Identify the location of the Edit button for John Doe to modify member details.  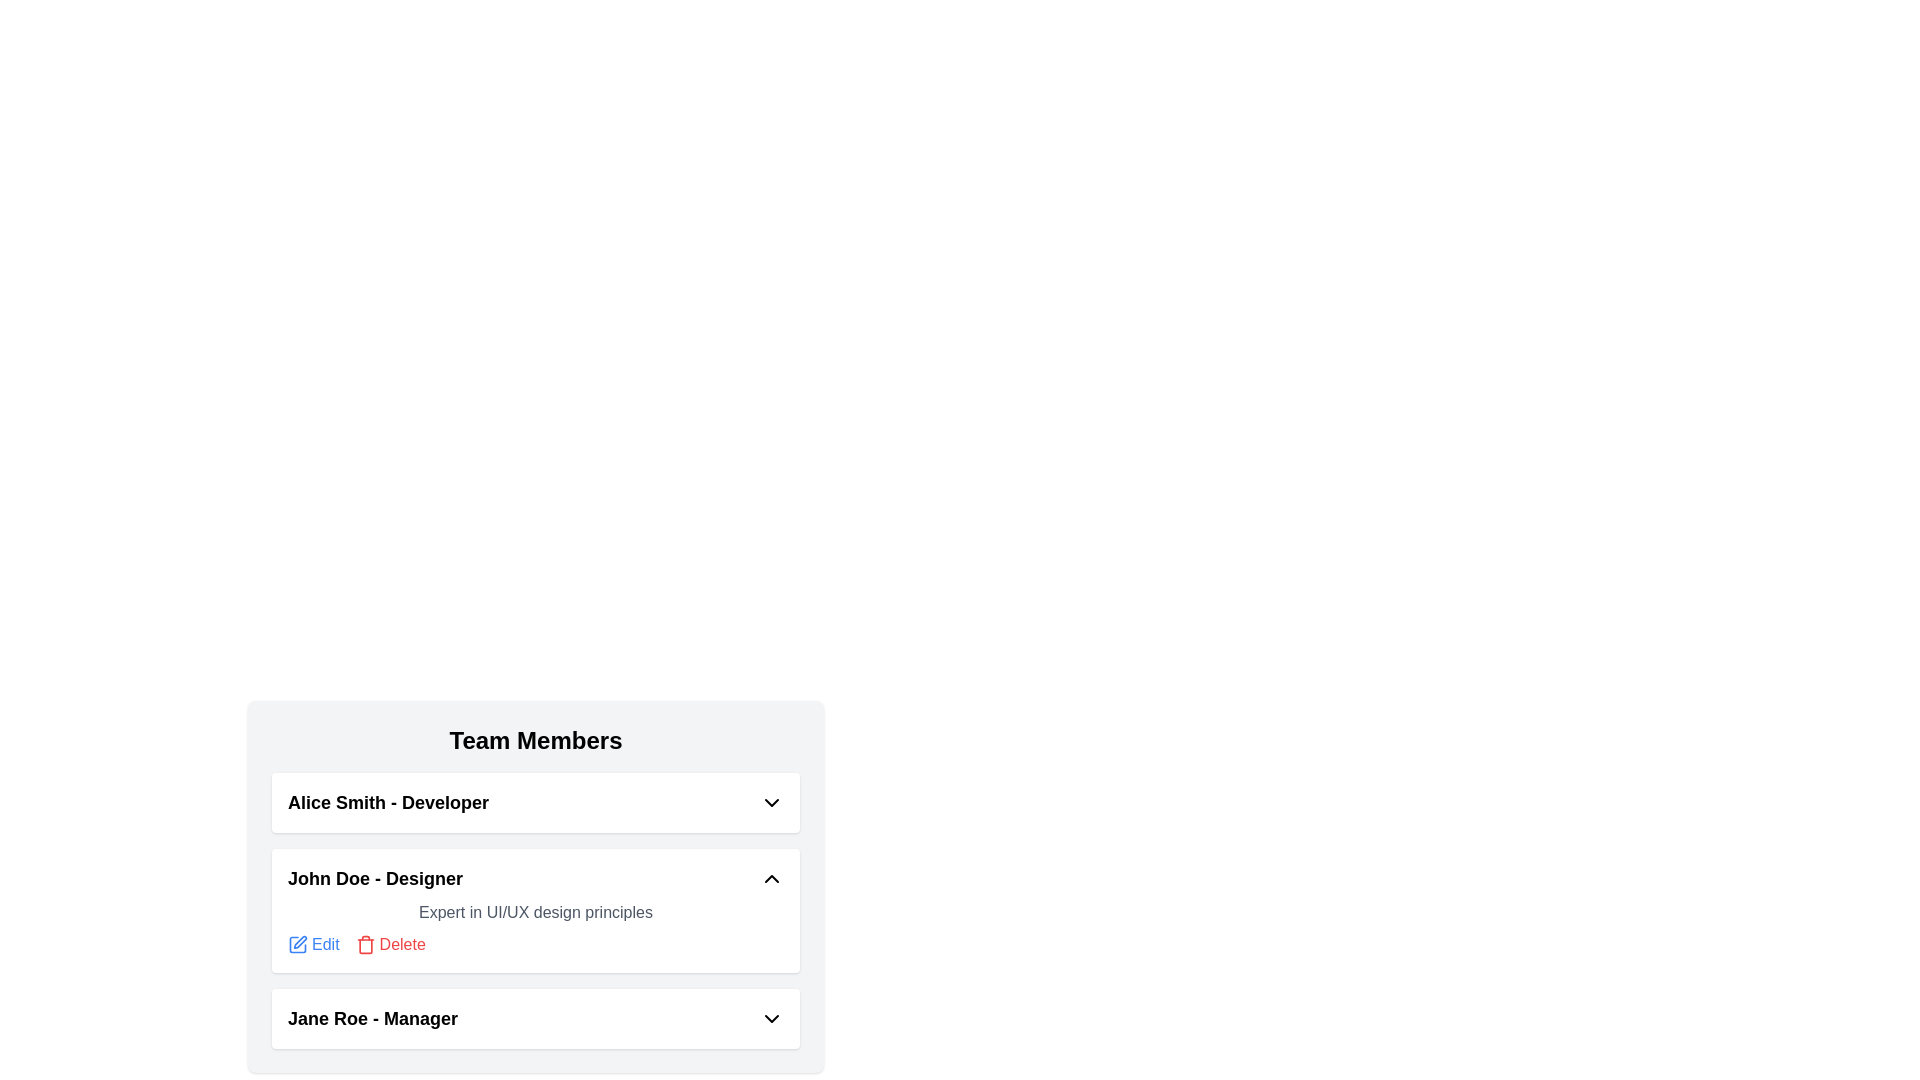
(312, 945).